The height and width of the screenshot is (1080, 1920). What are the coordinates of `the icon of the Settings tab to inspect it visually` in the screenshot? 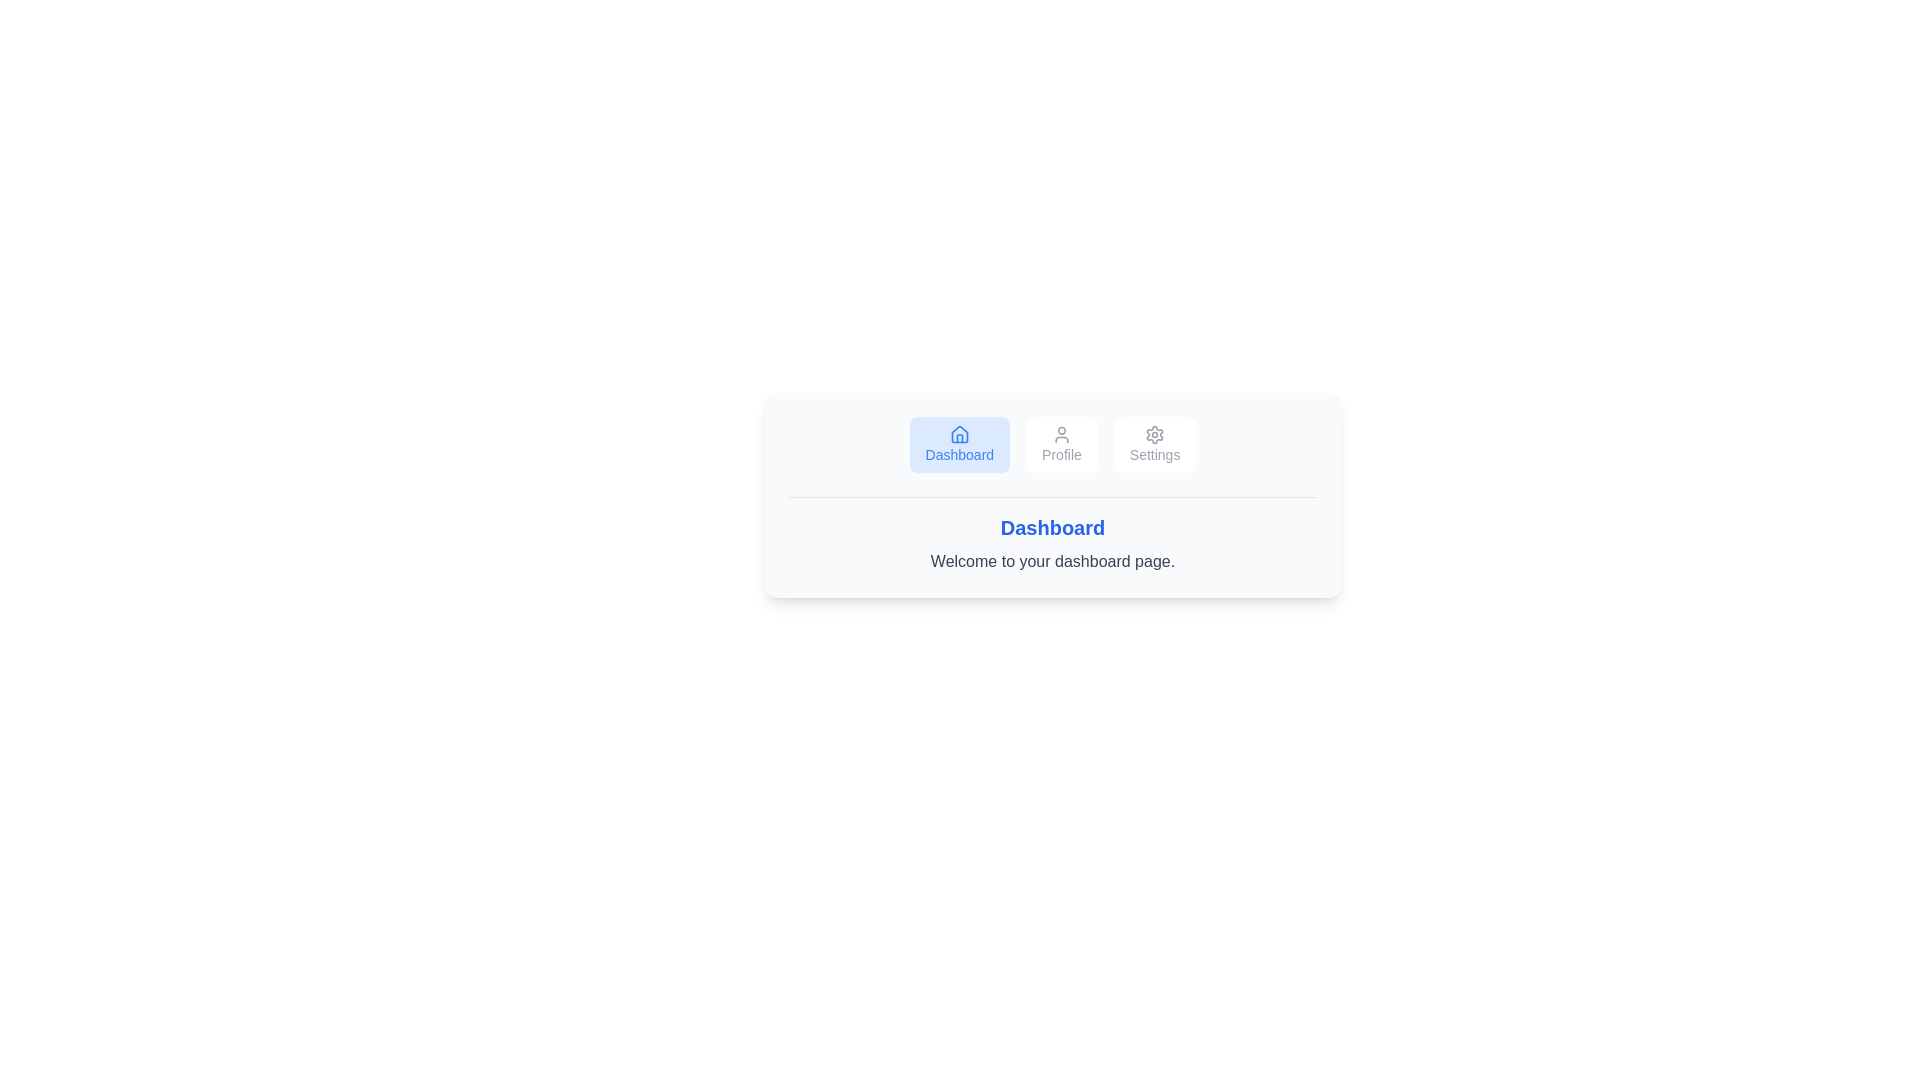 It's located at (1155, 434).